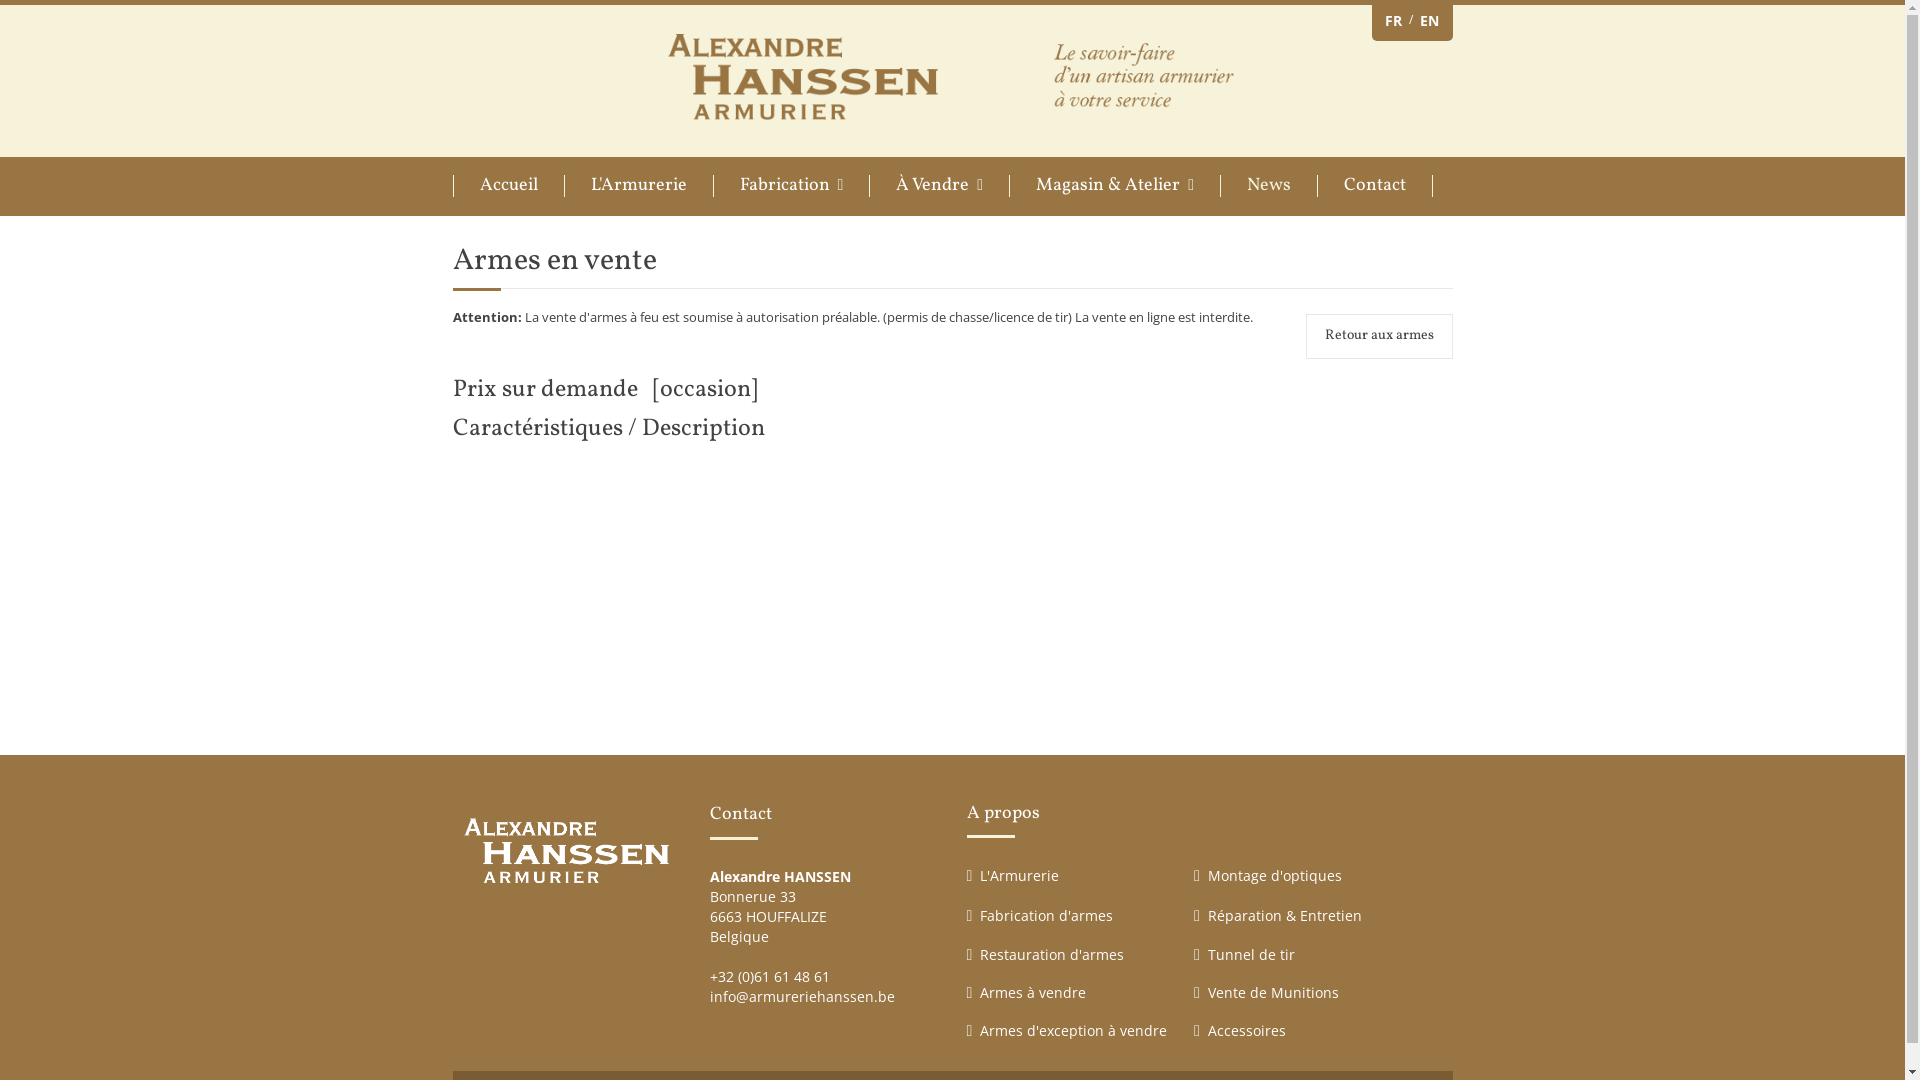 This screenshot has width=1920, height=1080. Describe the element at coordinates (1428, 20) in the screenshot. I see `'EN'` at that location.